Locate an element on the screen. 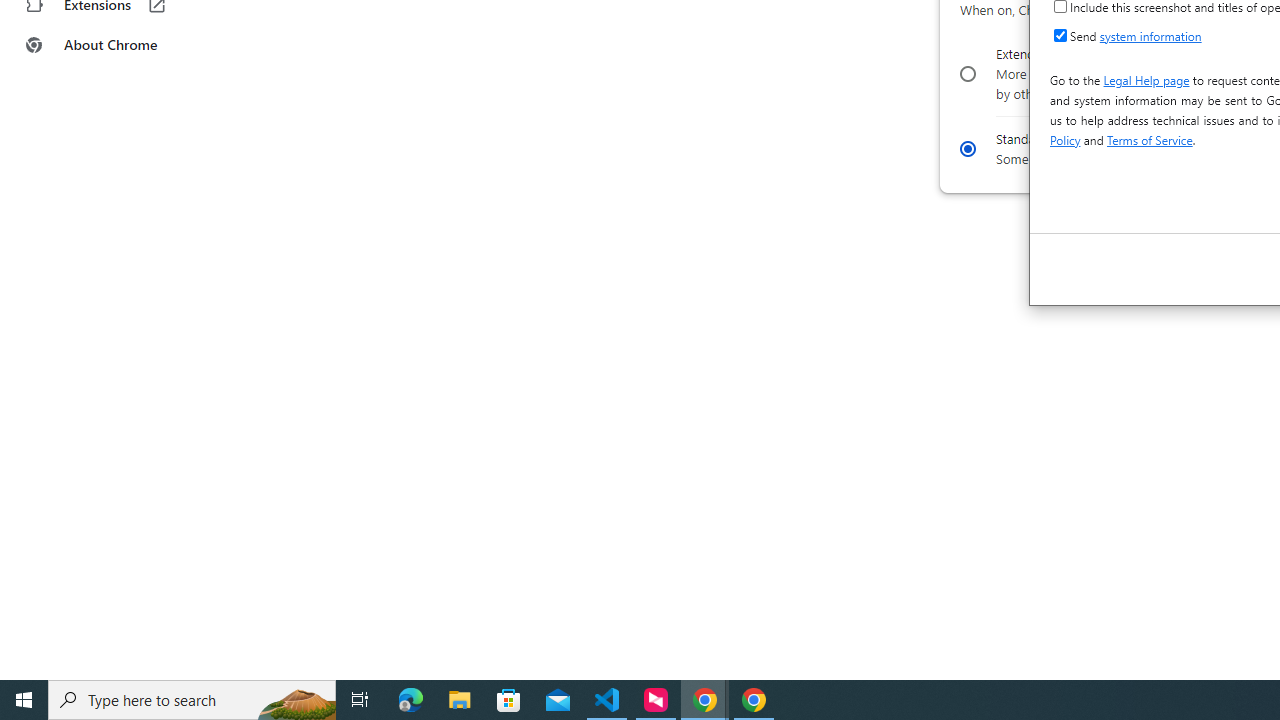 This screenshot has height=720, width=1280. 'Search highlights icon opens search home window' is located at coordinates (294, 698).